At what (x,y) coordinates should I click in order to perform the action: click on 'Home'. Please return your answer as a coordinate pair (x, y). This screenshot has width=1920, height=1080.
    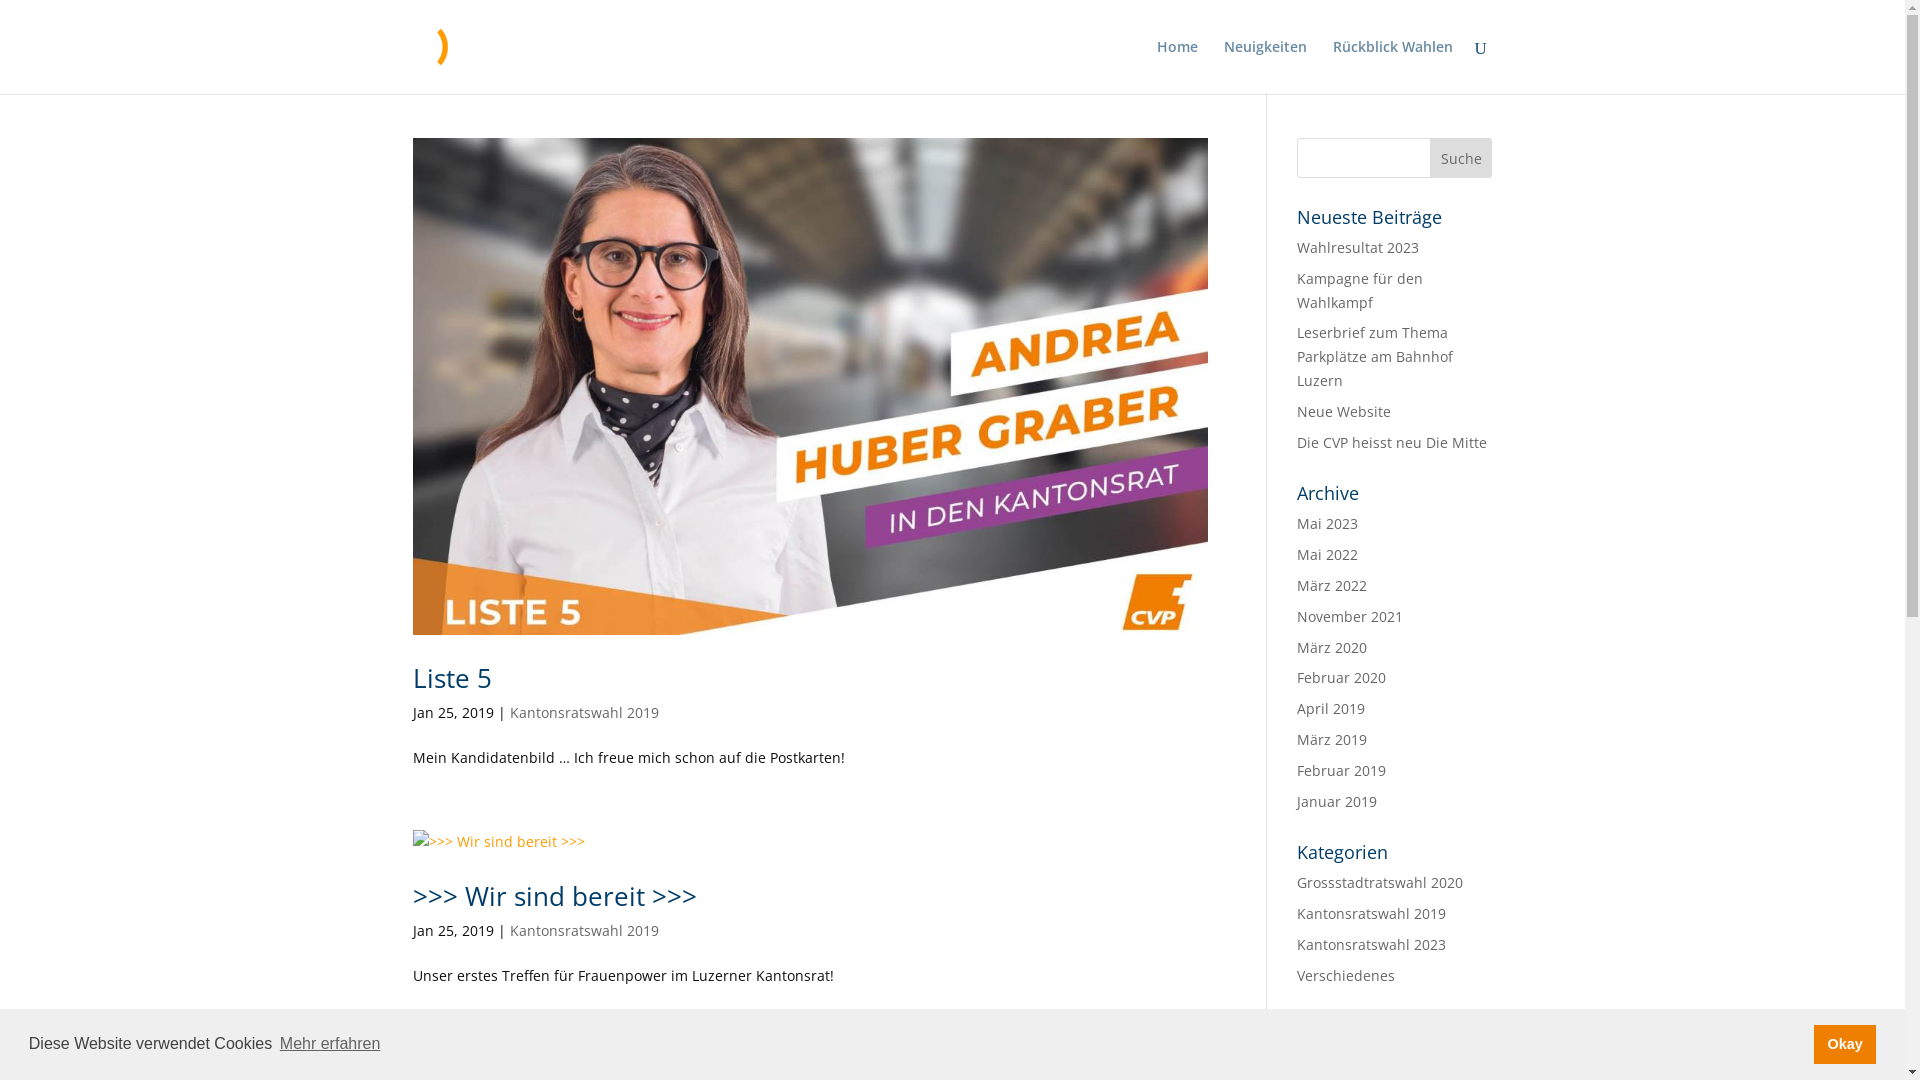
    Looking at the image, I should click on (1176, 65).